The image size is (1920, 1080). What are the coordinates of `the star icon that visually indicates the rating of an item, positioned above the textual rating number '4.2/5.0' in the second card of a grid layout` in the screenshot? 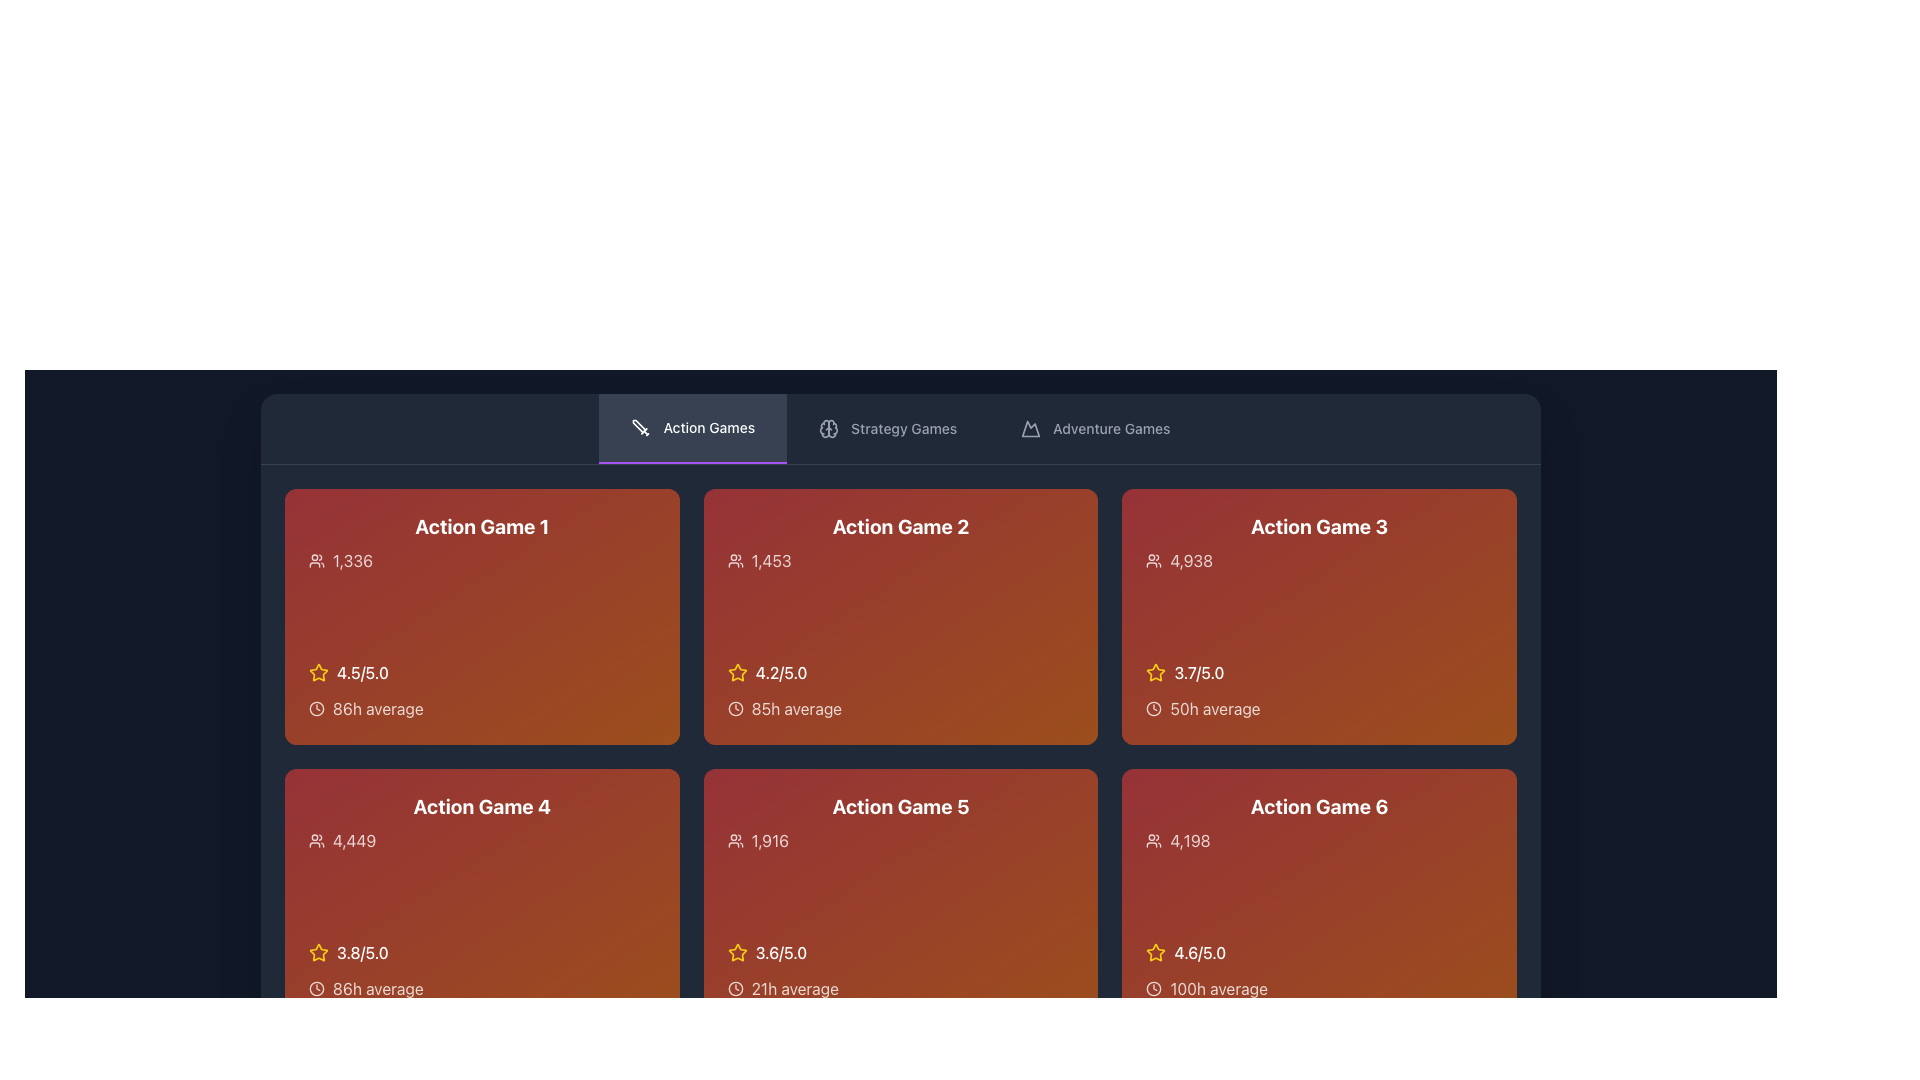 It's located at (736, 672).